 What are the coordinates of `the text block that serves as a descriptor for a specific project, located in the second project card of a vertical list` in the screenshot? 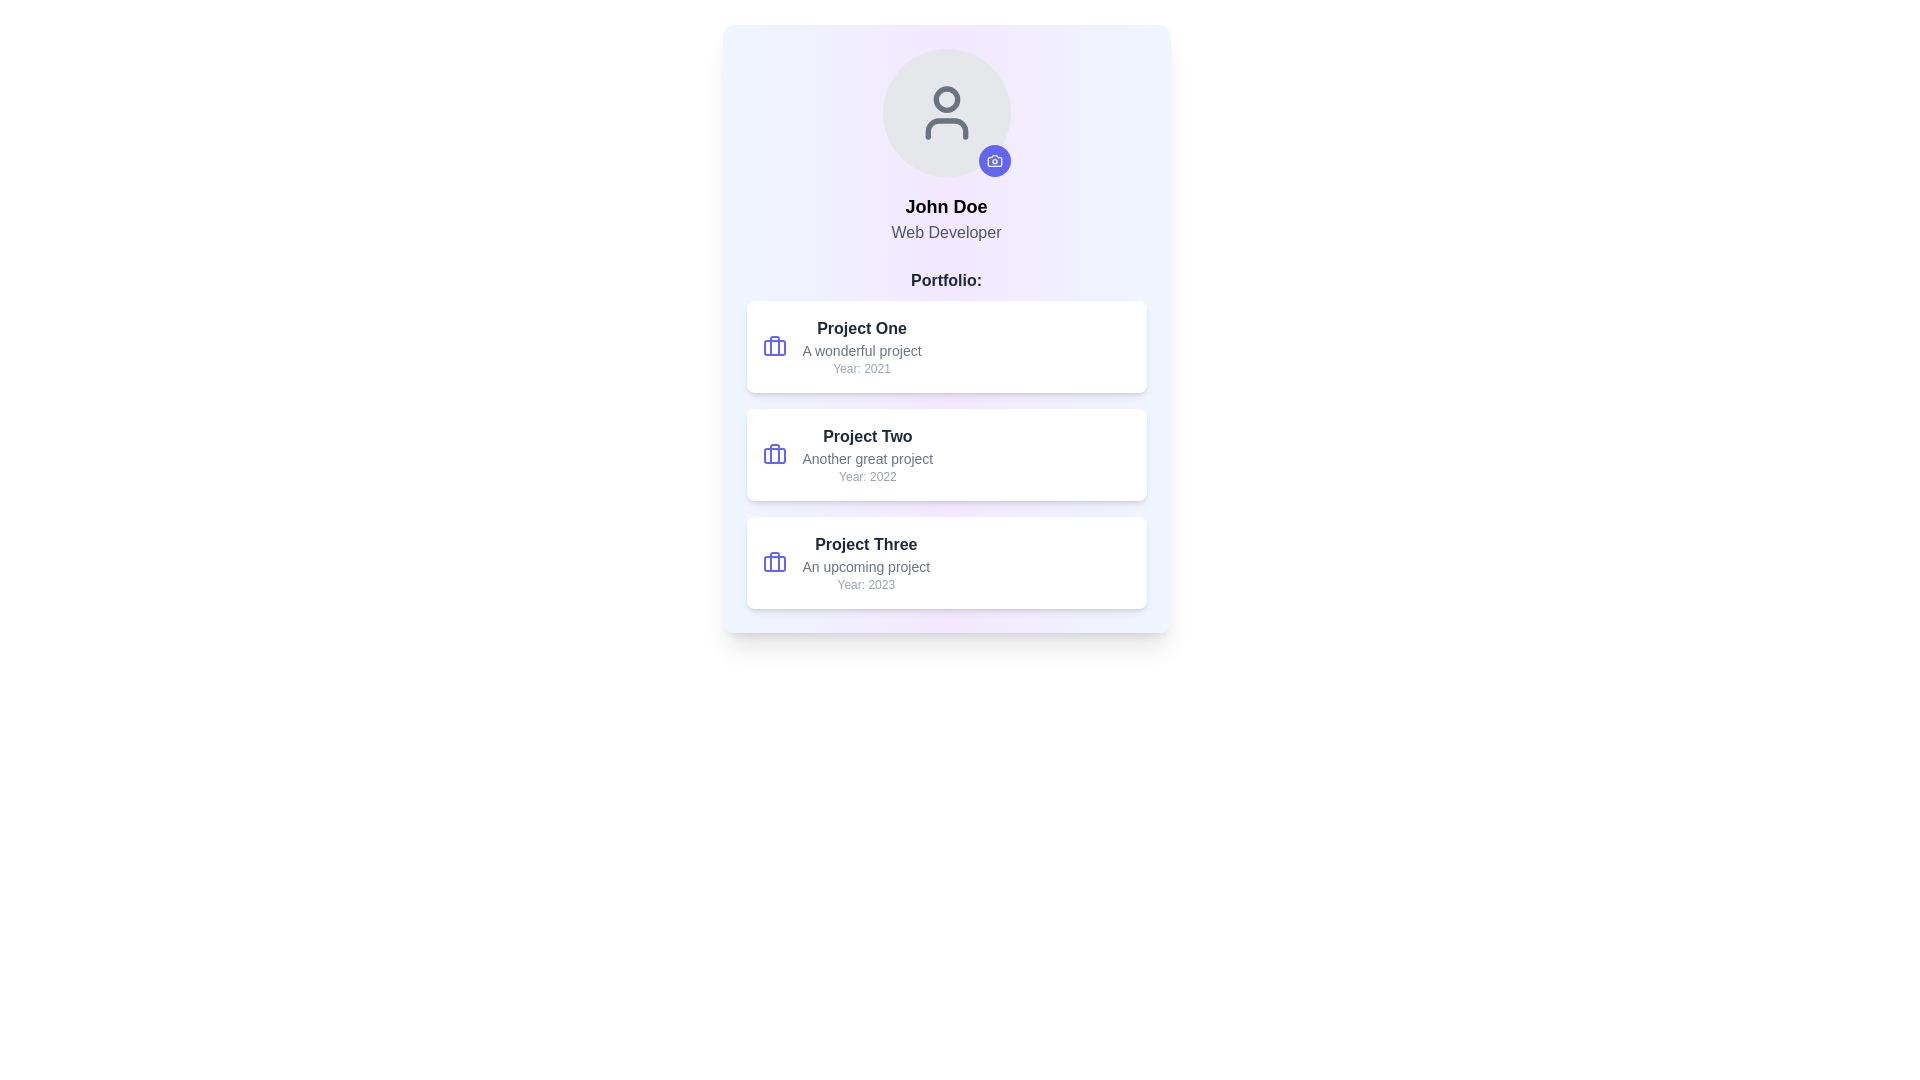 It's located at (867, 455).